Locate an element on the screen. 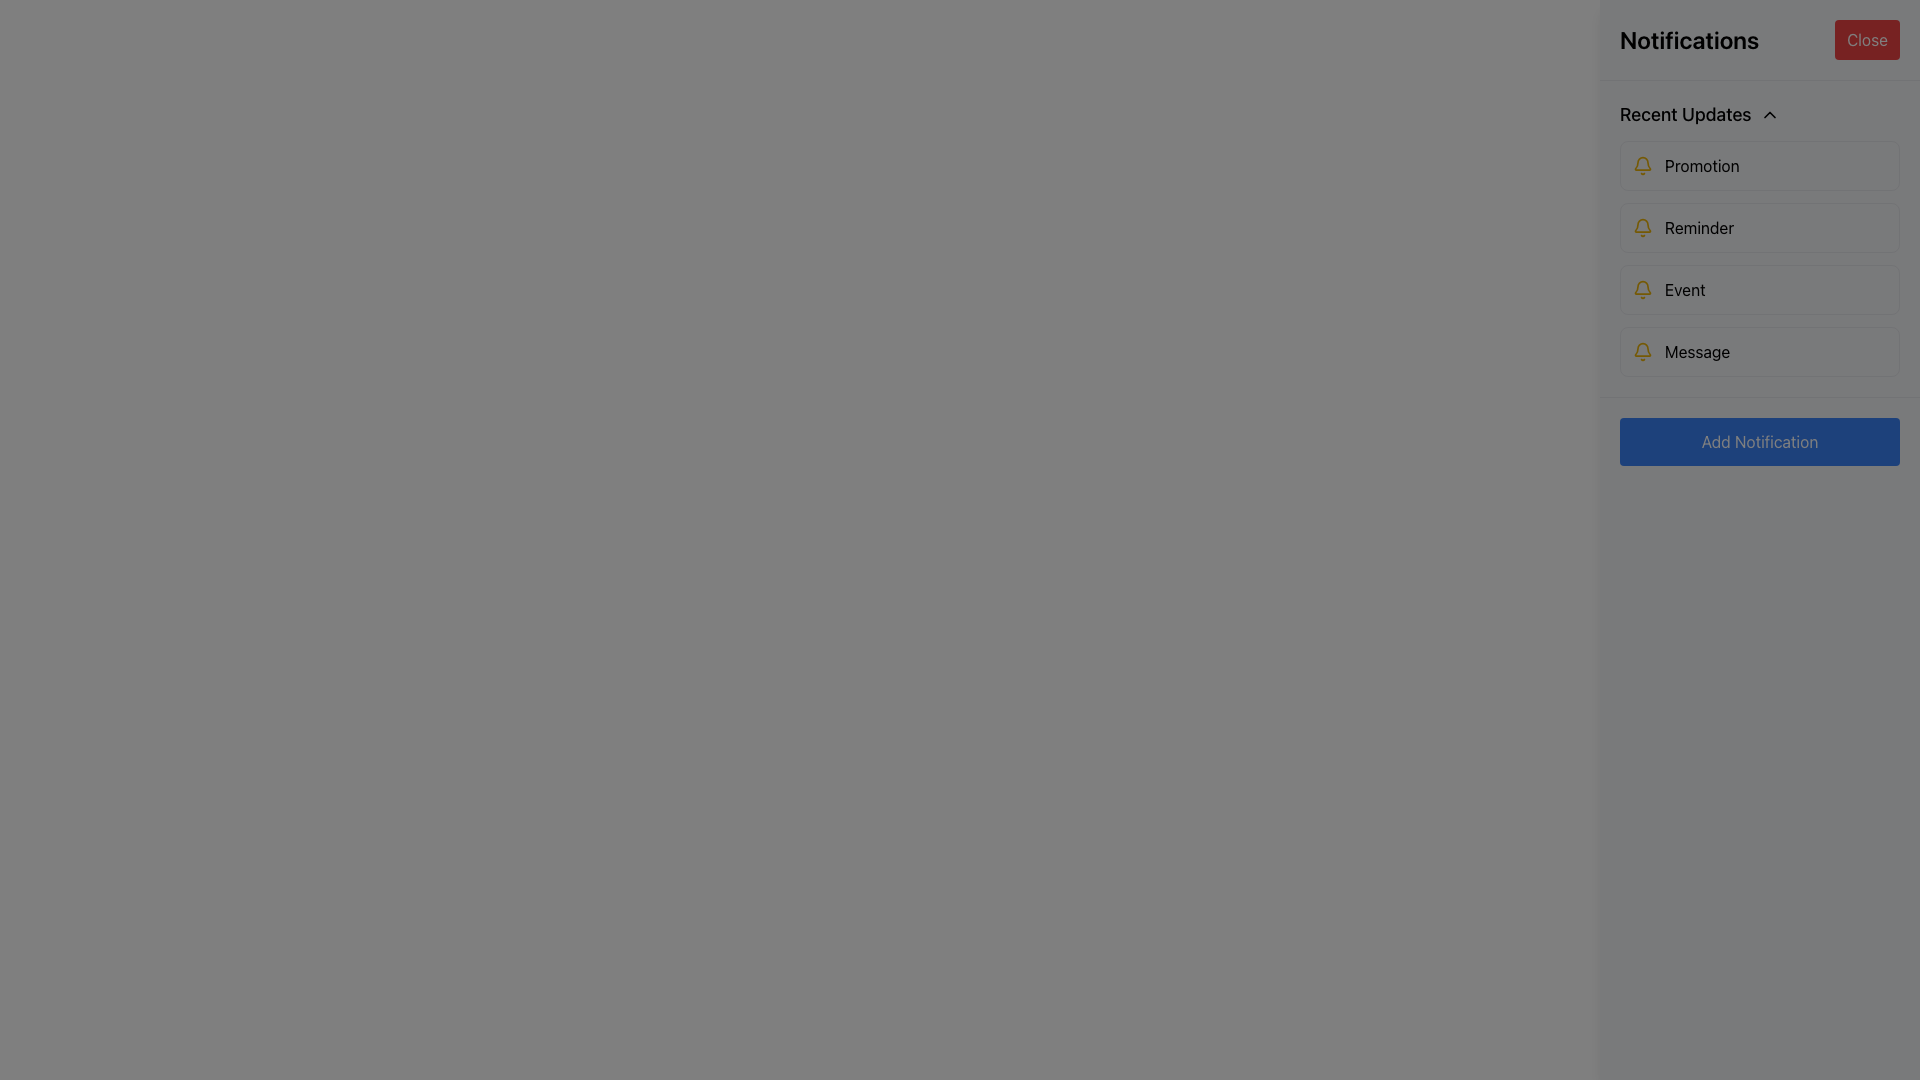  the bell icon located on the far left of the 'Event' section in the 'Recent Updates' list, which signifies a notification or alert is located at coordinates (1642, 289).